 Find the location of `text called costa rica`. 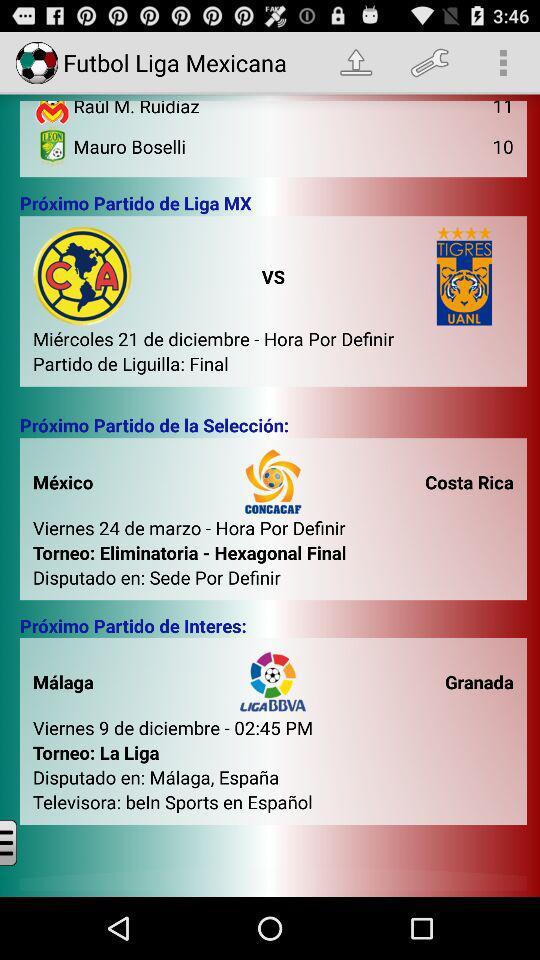

text called costa rica is located at coordinates (463, 495).